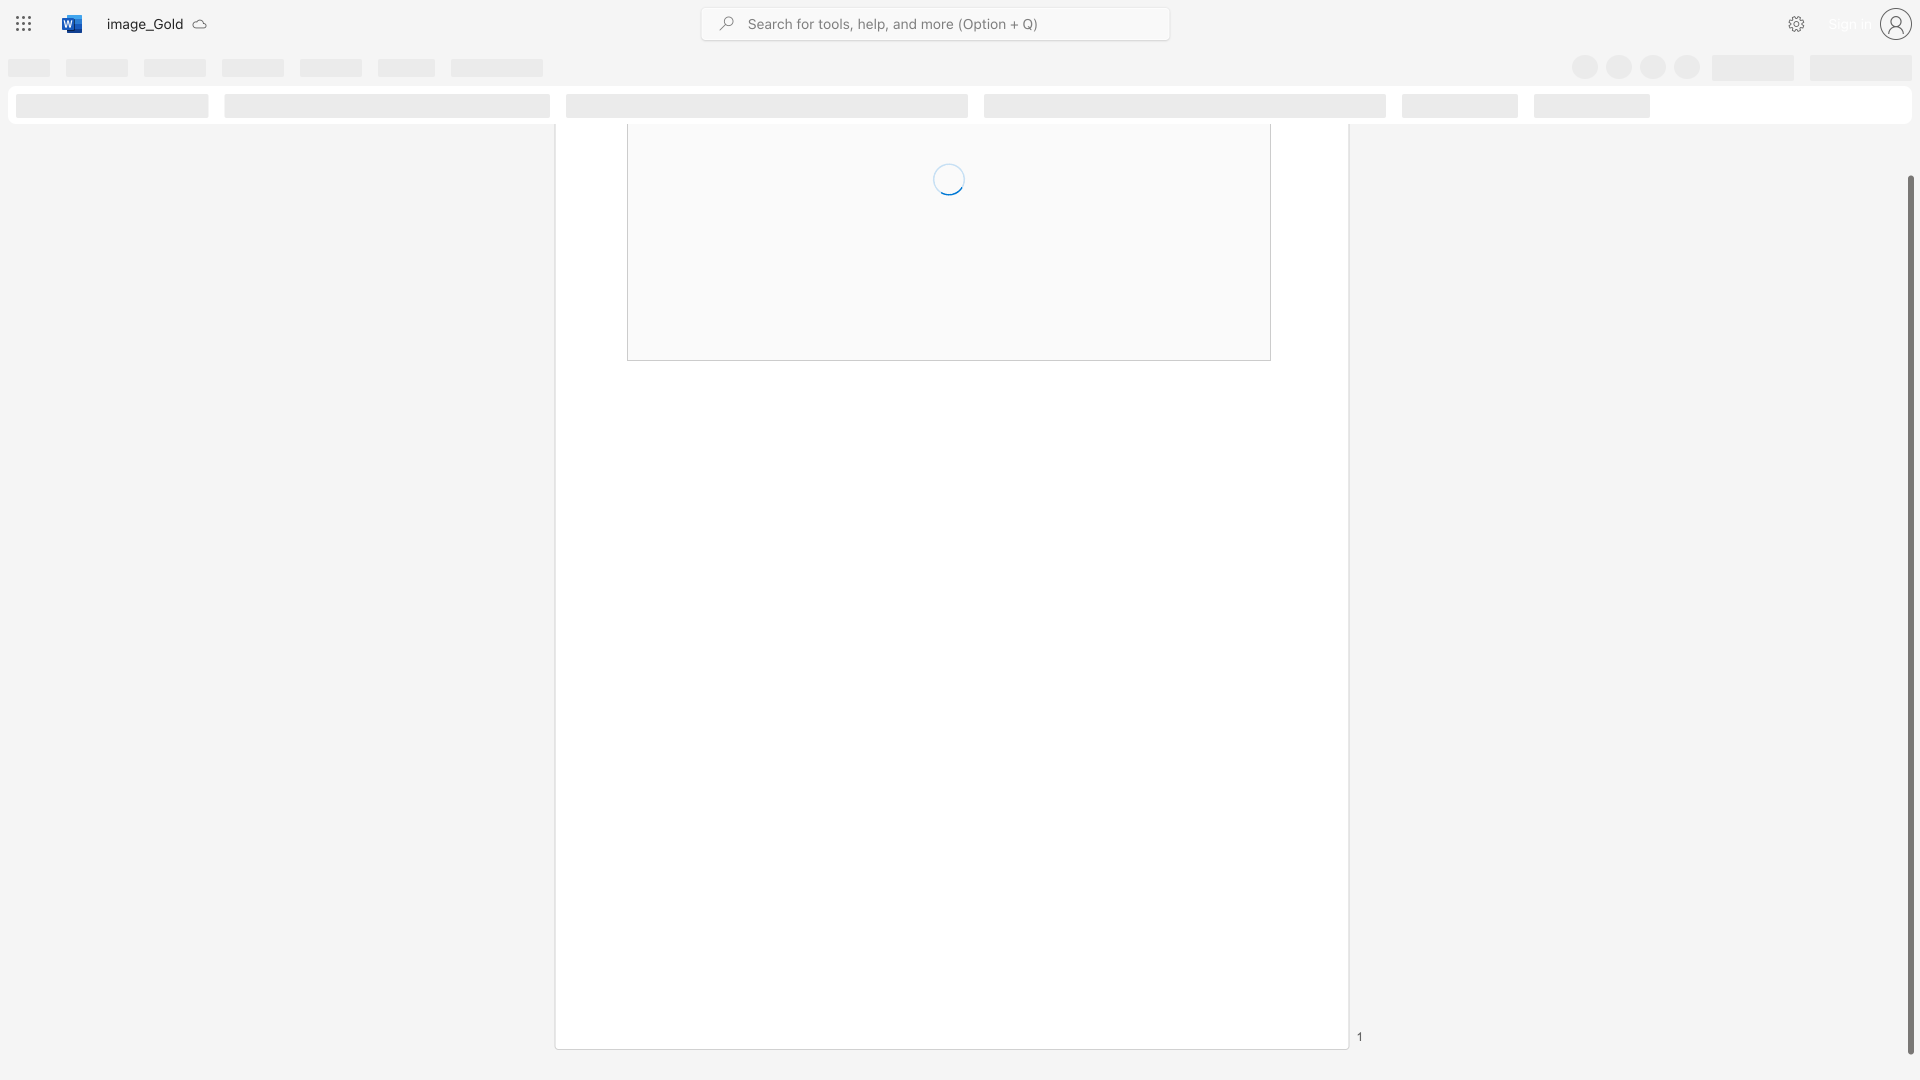 This screenshot has width=1920, height=1080. What do you see at coordinates (1909, 614) in the screenshot?
I see `the scrollbar and move up 50 pixels` at bounding box center [1909, 614].